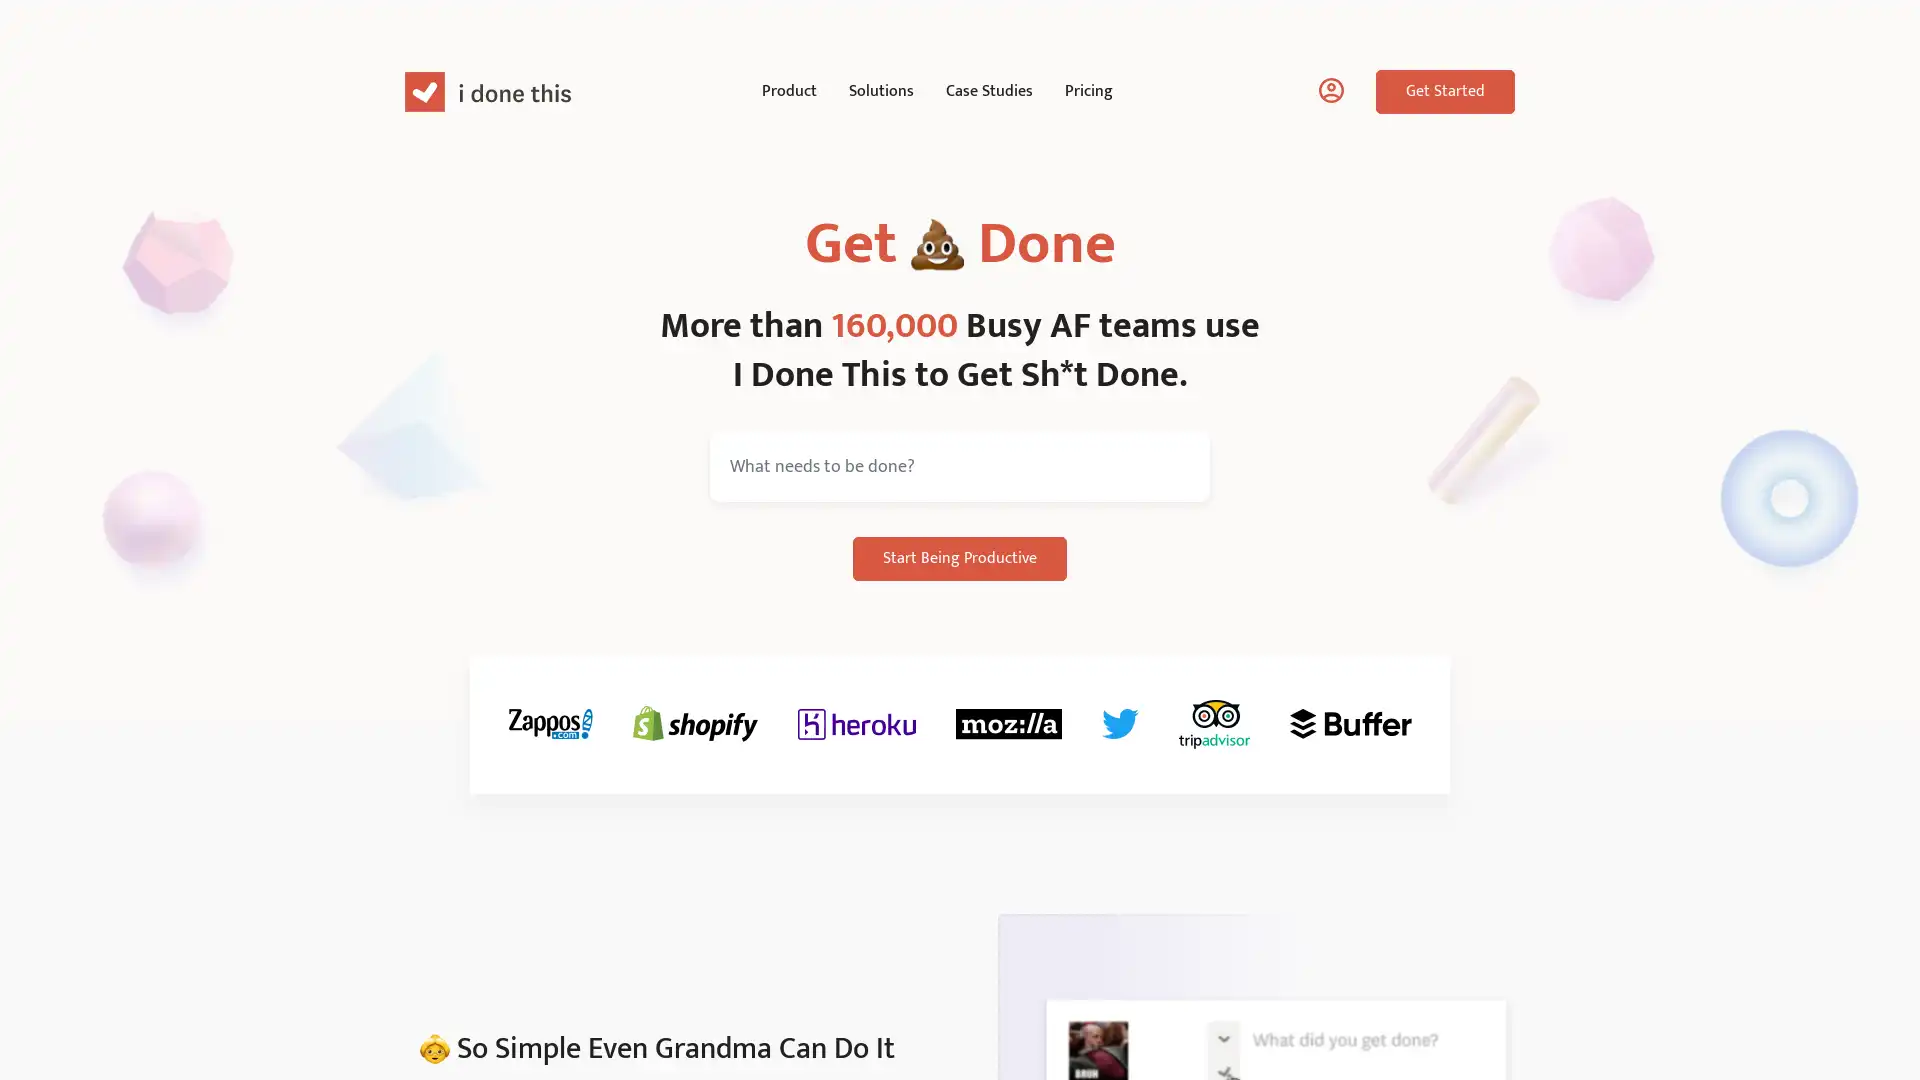  Describe the element at coordinates (960, 559) in the screenshot. I see `Start Being Productive` at that location.